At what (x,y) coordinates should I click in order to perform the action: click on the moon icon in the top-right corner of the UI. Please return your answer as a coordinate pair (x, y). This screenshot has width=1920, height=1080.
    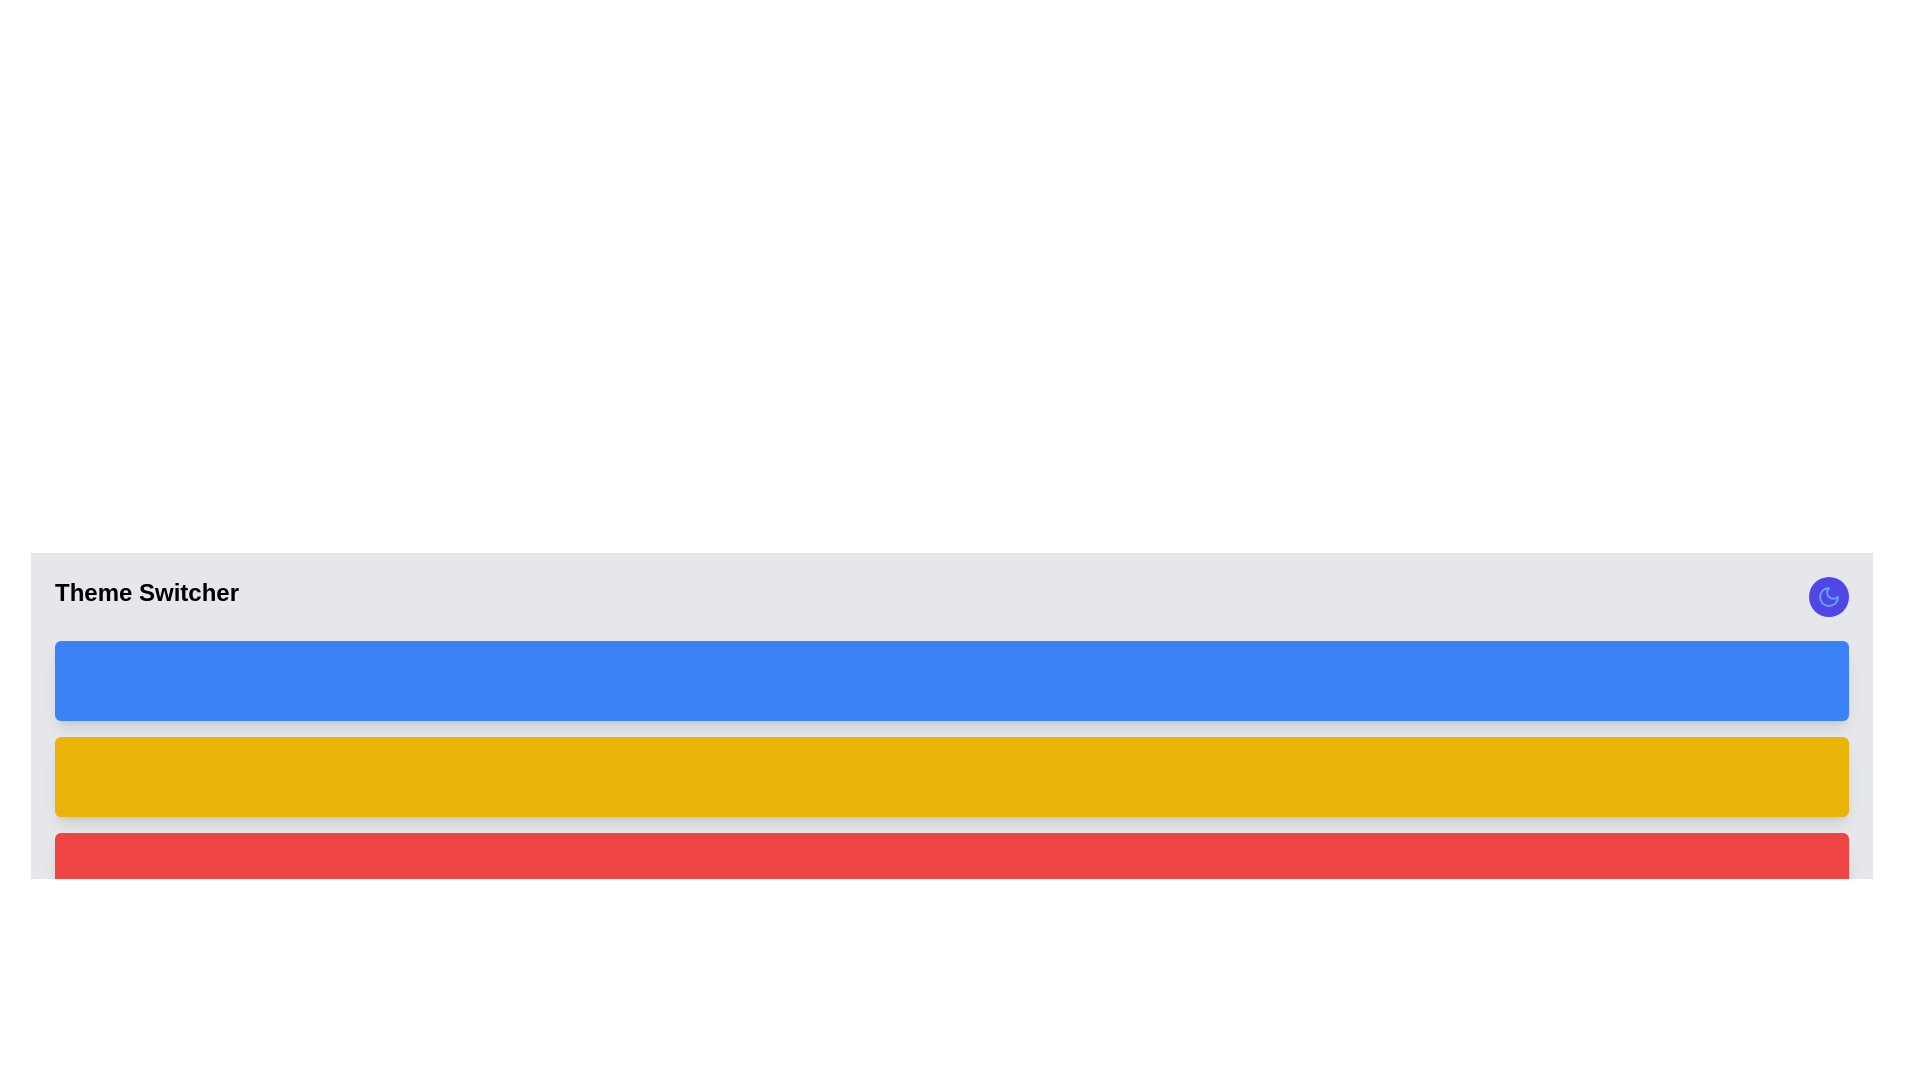
    Looking at the image, I should click on (1828, 596).